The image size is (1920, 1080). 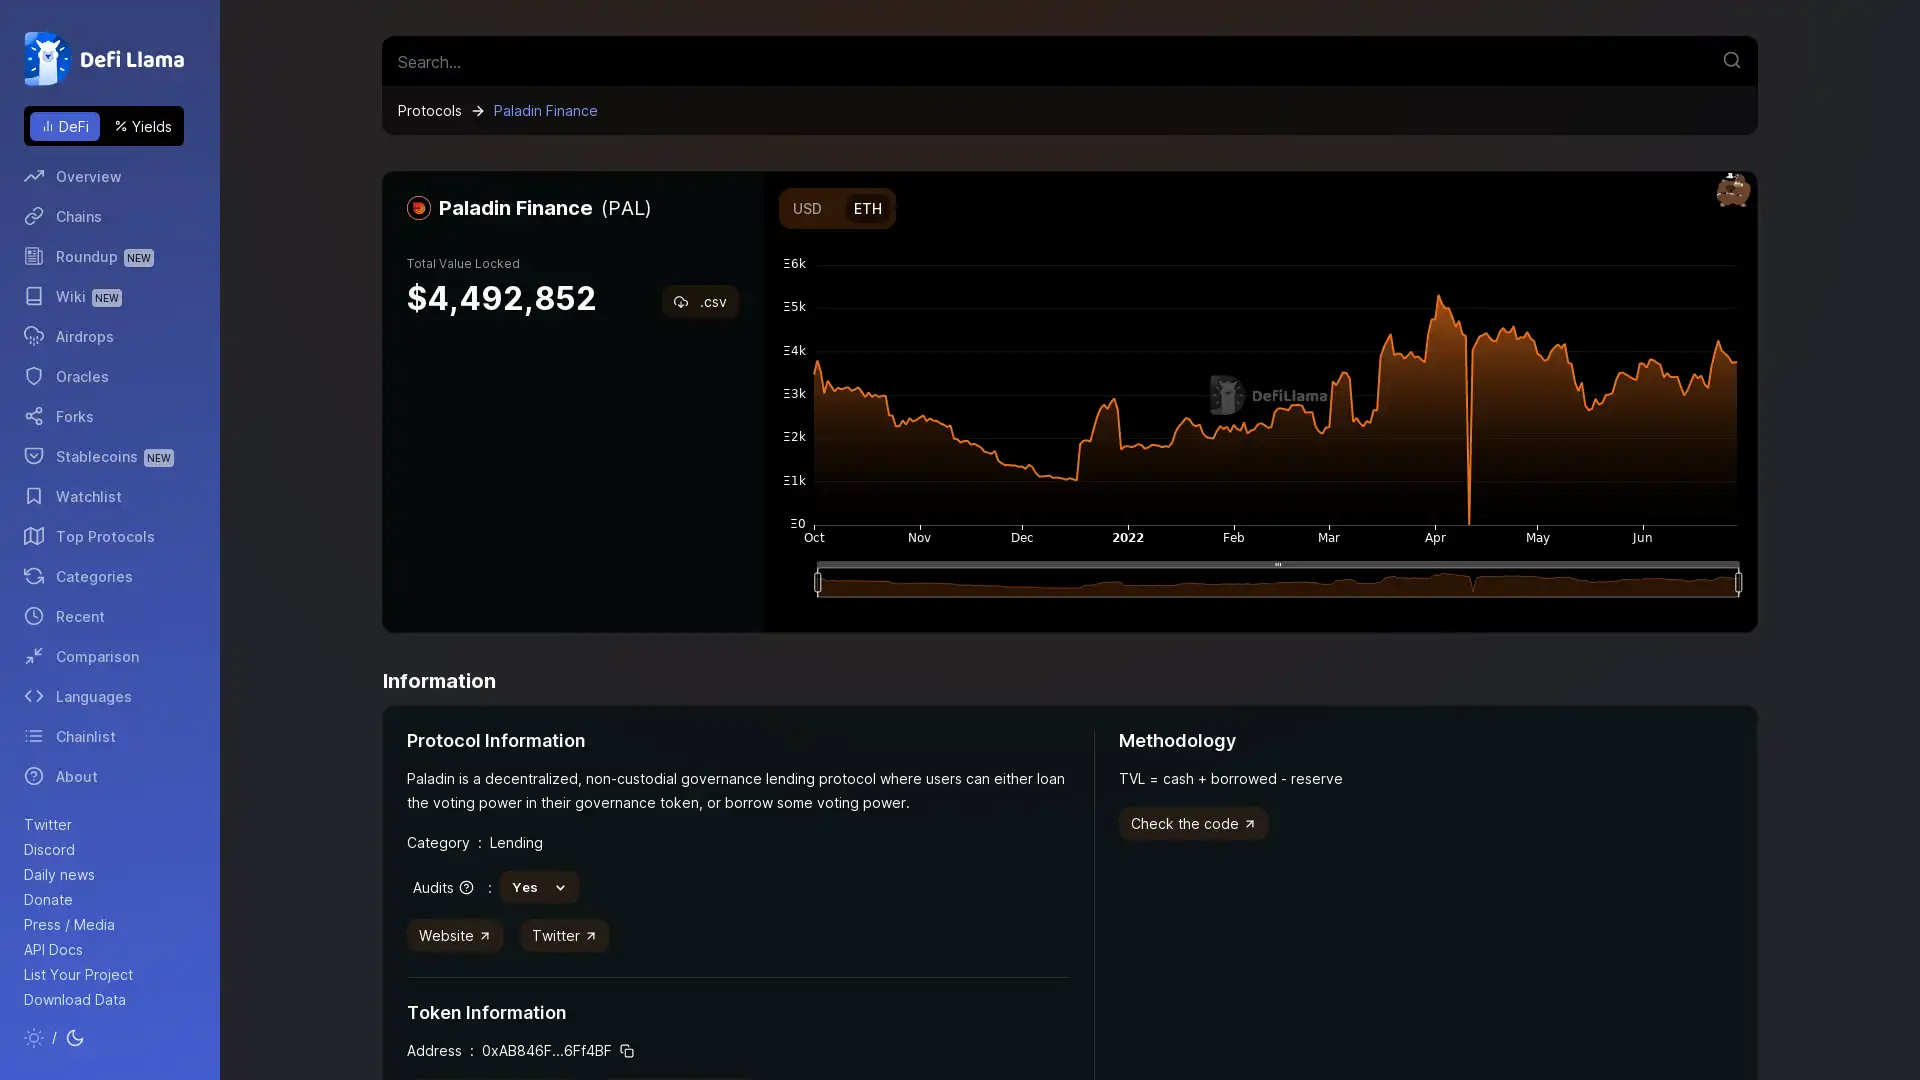 What do you see at coordinates (54, 1036) in the screenshot?
I see `/` at bounding box center [54, 1036].